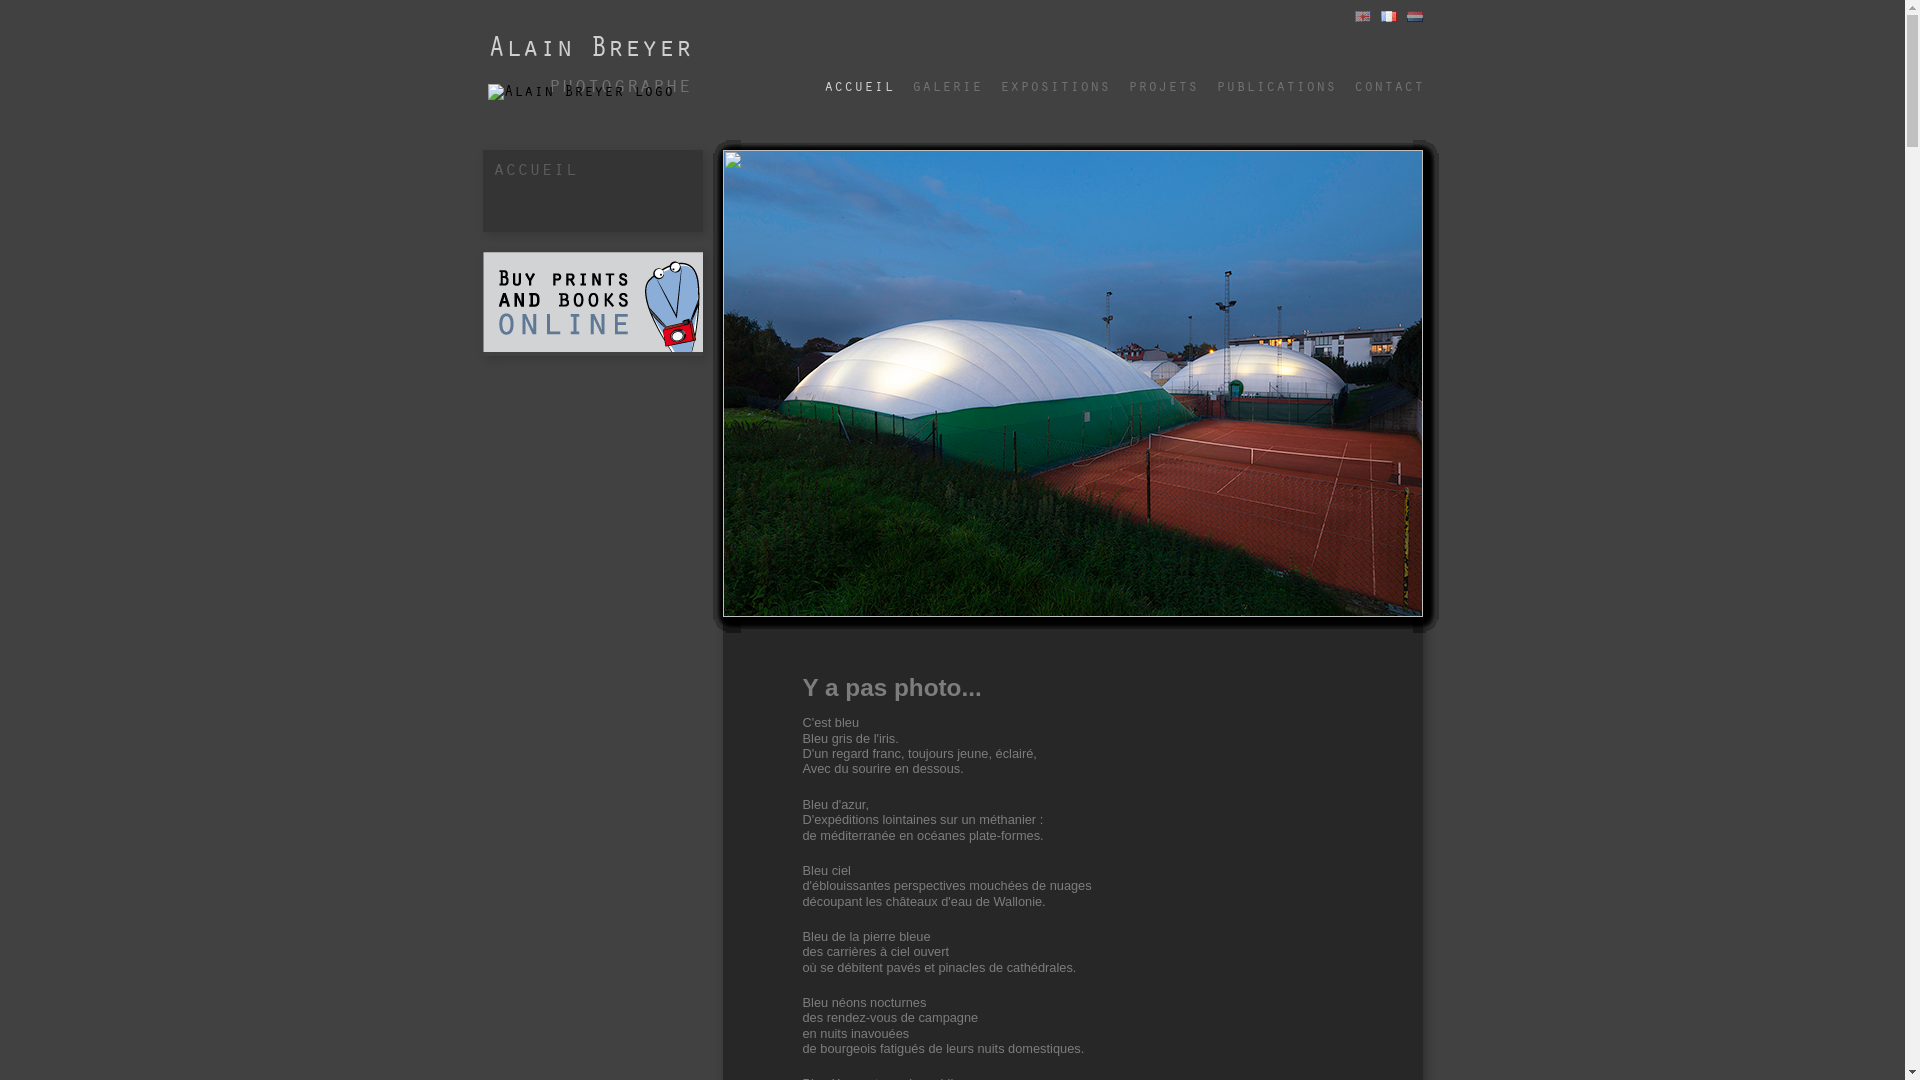 This screenshot has width=1920, height=1080. Describe the element at coordinates (1361, 16) in the screenshot. I see `'English'` at that location.